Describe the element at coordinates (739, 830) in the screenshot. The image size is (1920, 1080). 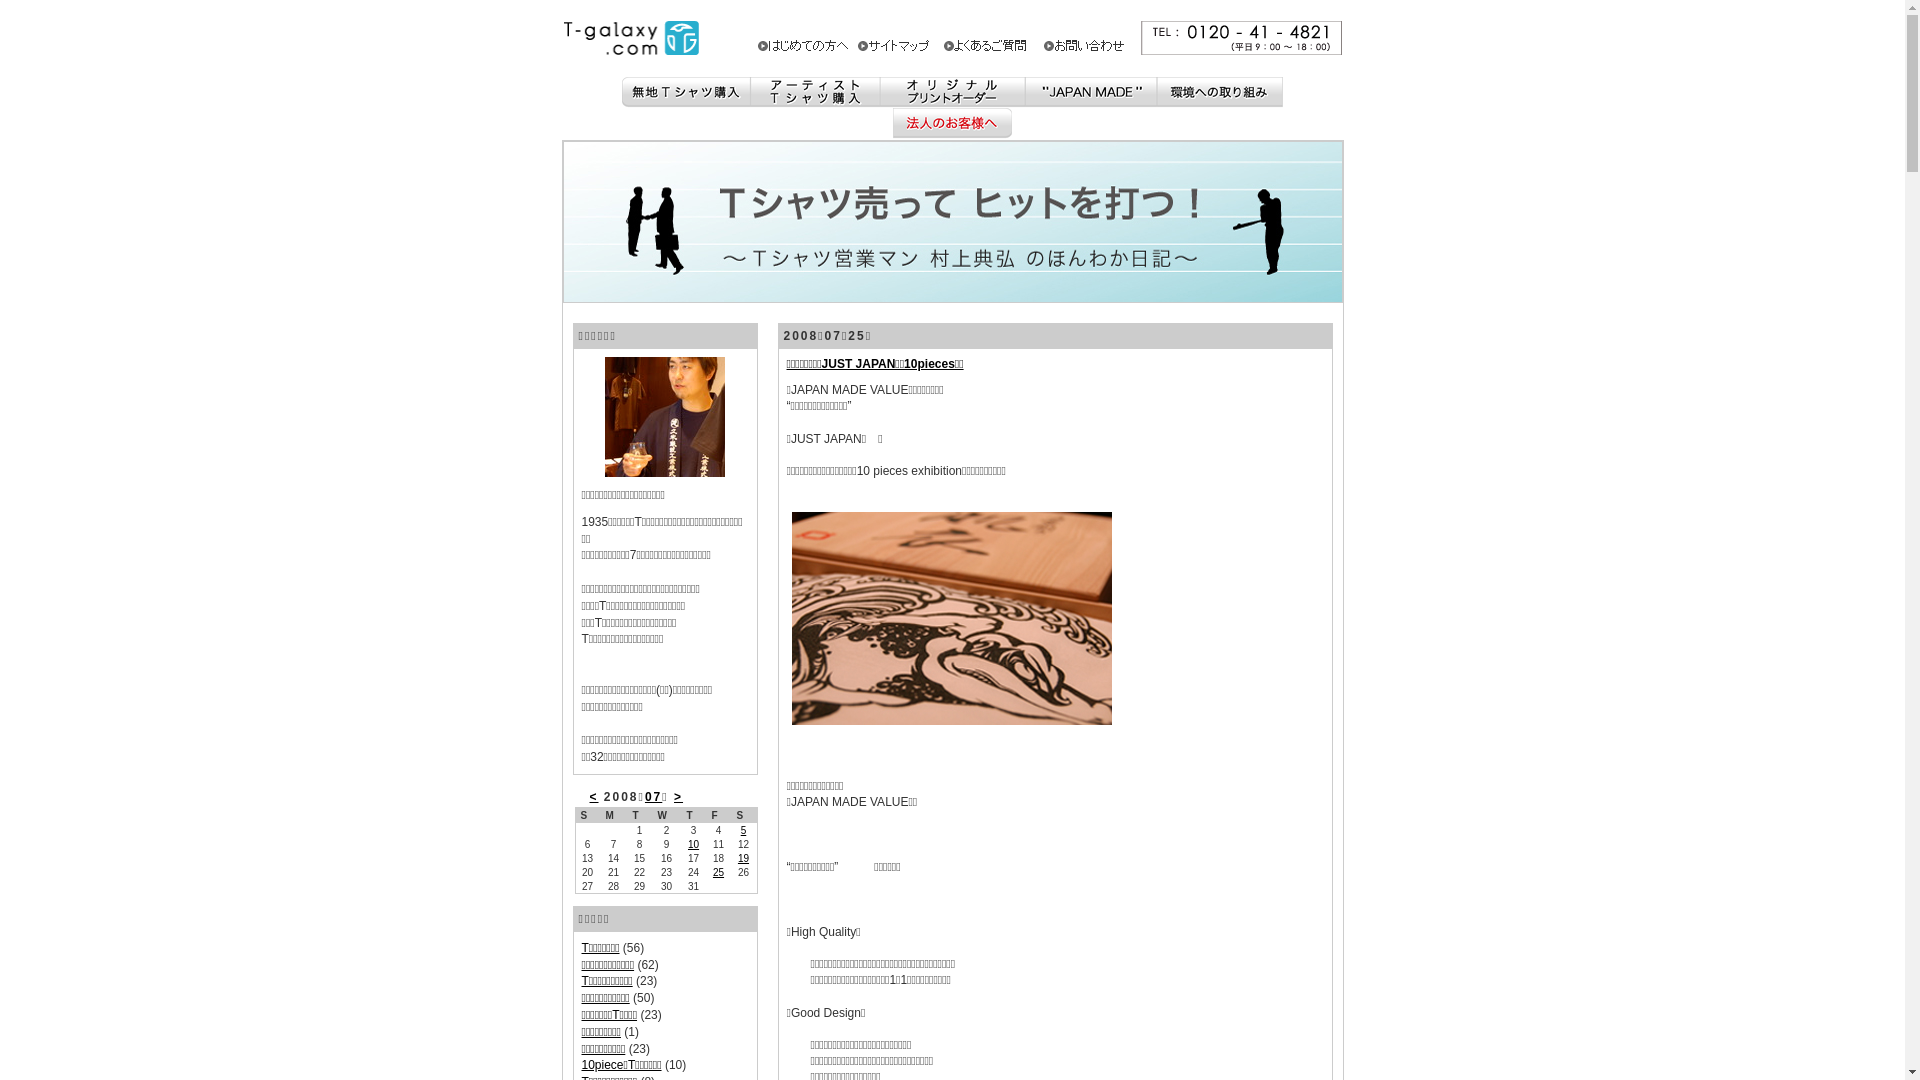
I see `'5'` at that location.